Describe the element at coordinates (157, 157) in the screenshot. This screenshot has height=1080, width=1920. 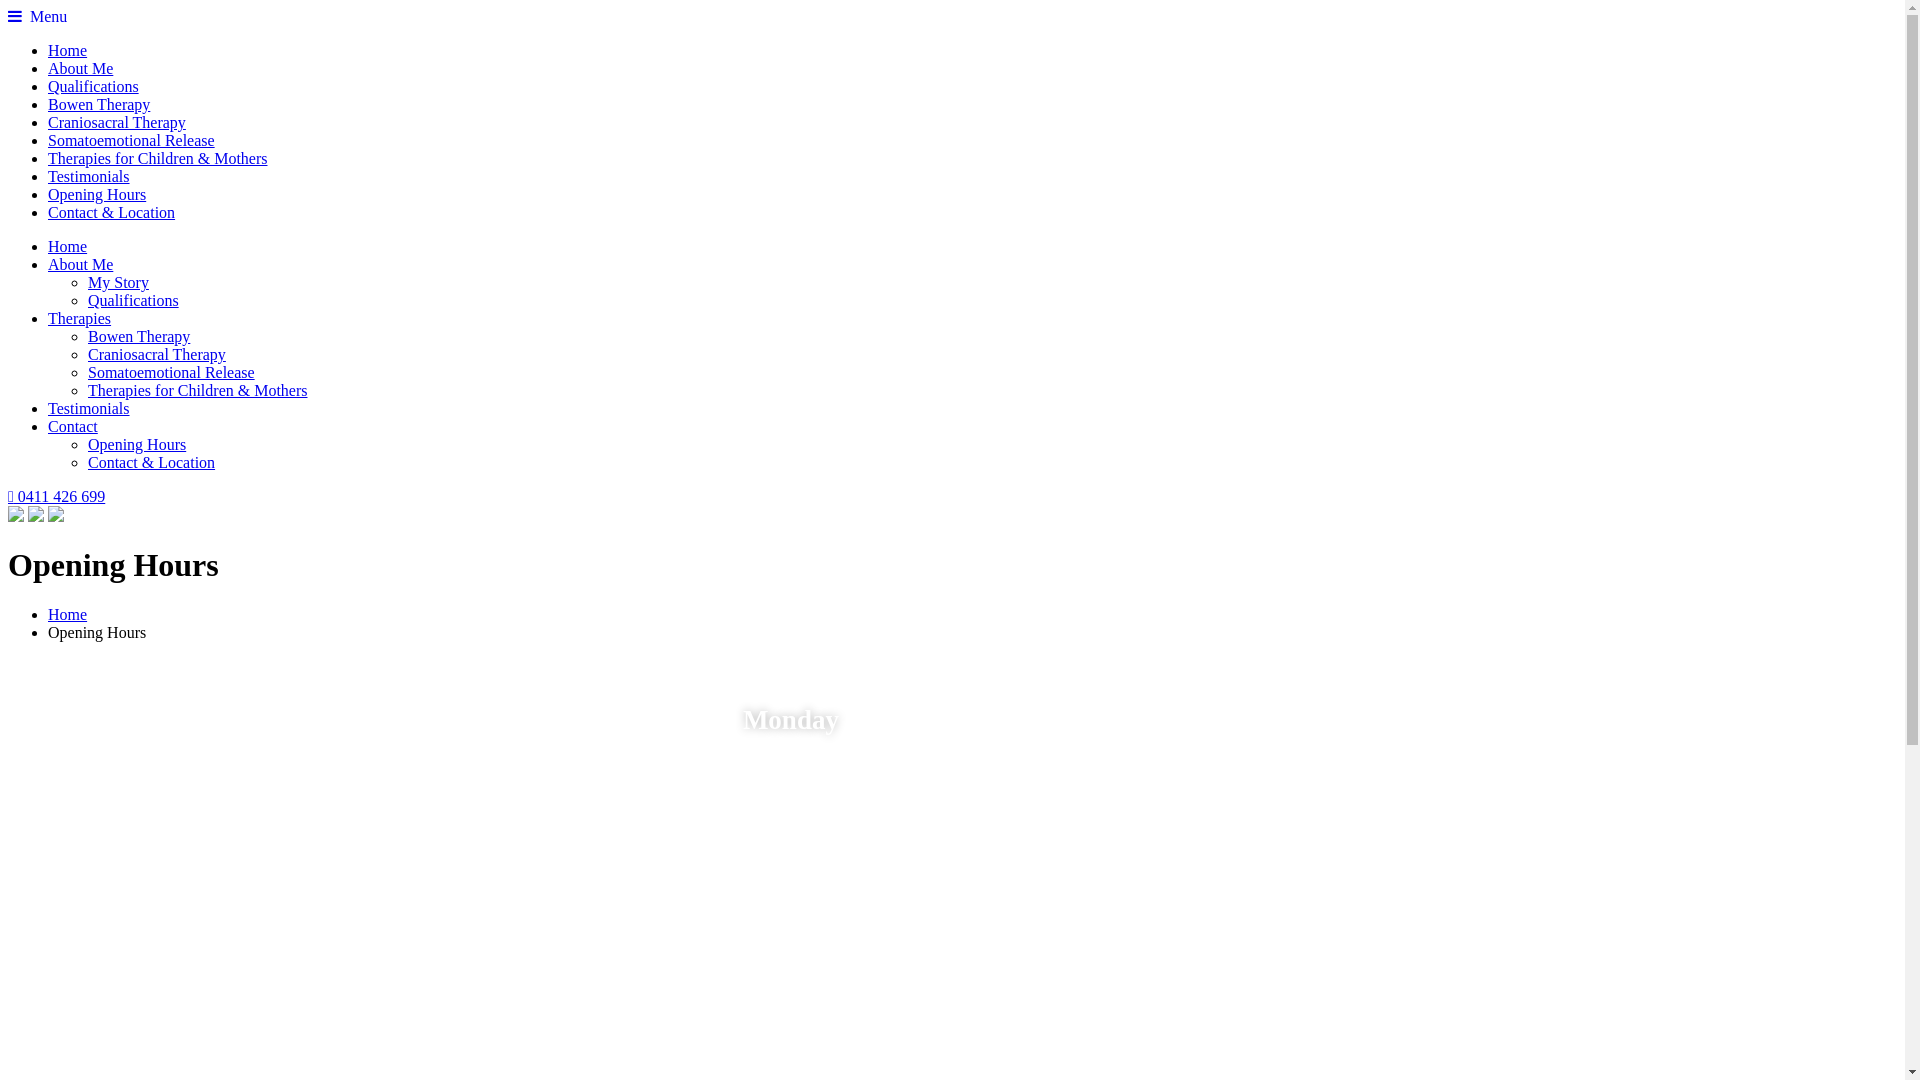
I see `'Therapies for Children & Mothers'` at that location.